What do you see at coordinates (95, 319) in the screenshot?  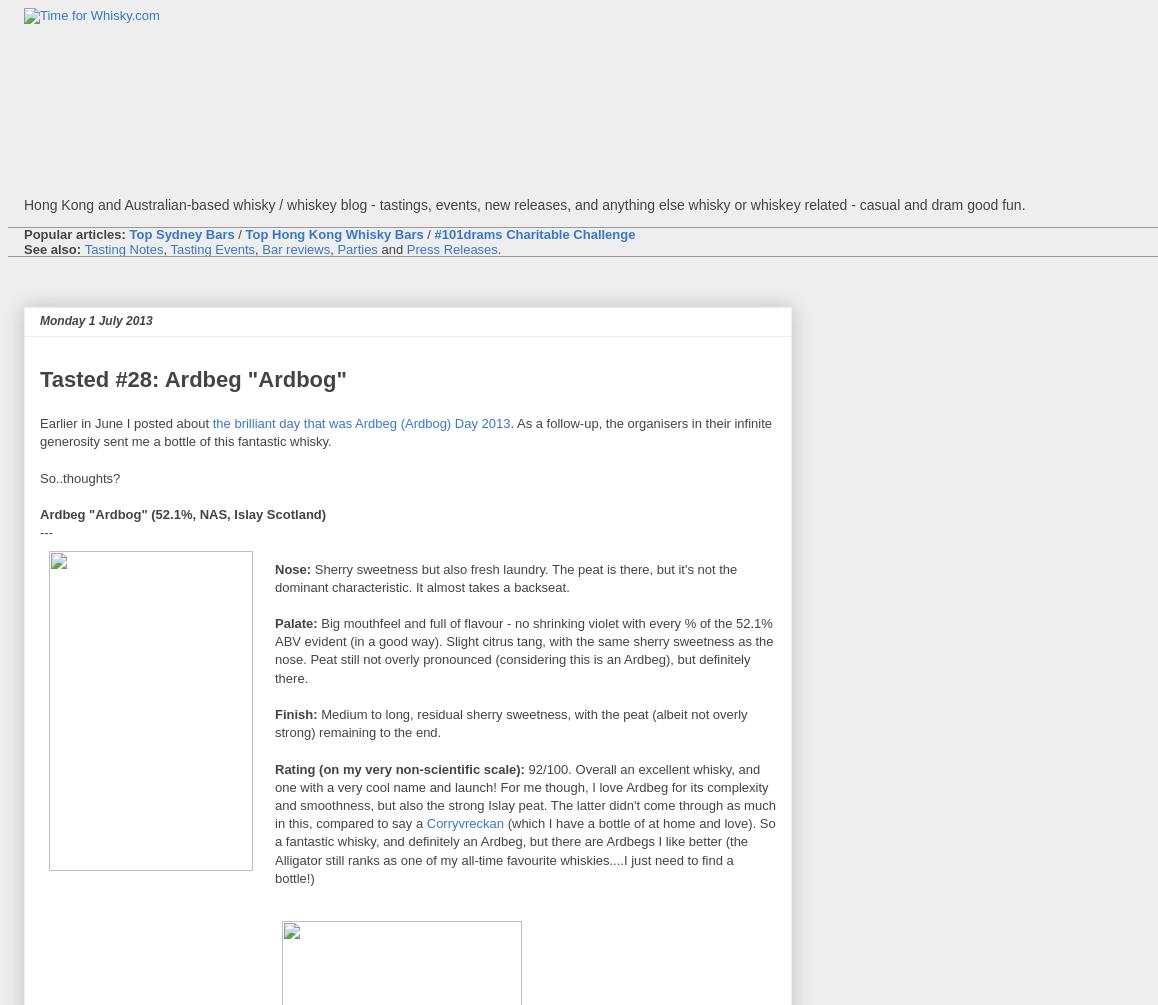 I see `'Monday 1 July 2013'` at bounding box center [95, 319].